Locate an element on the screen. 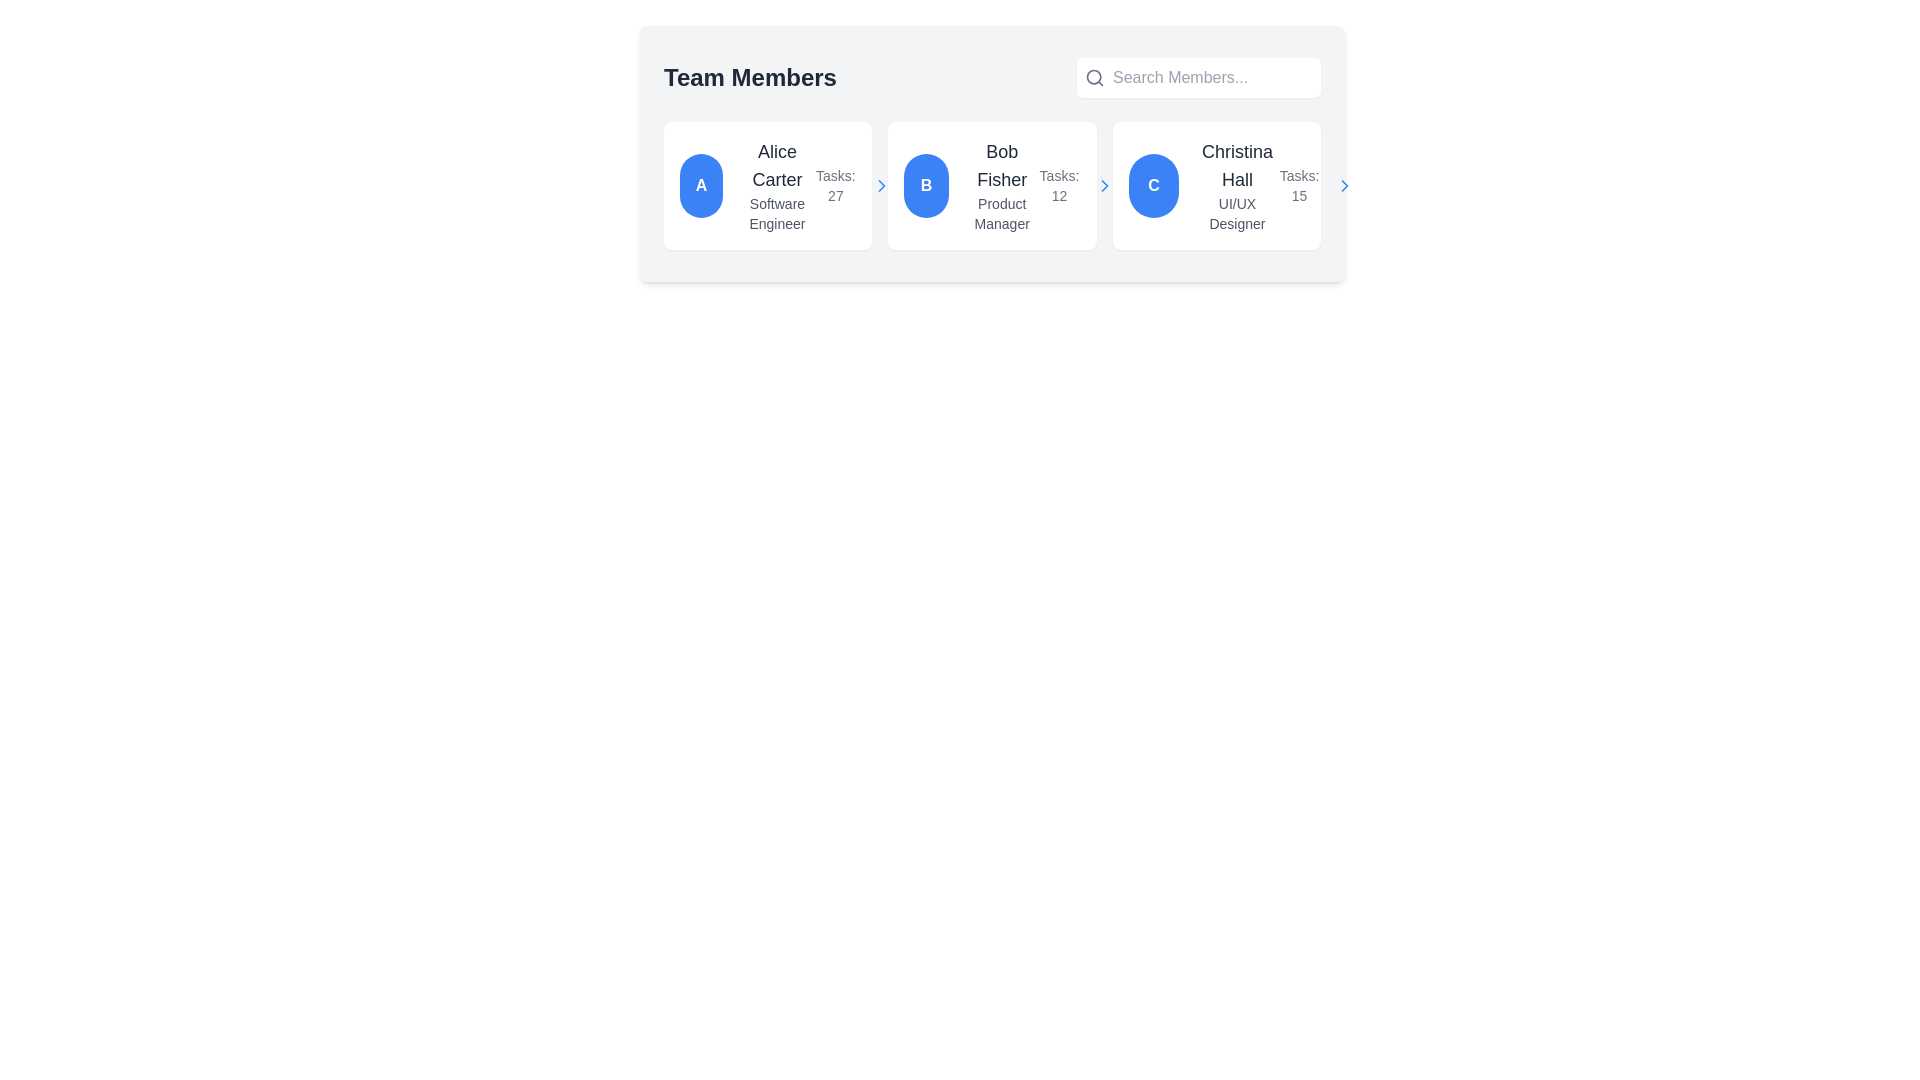 The height and width of the screenshot is (1080, 1920). a profile information card in the grid layout beneath the 'Team Members' header is located at coordinates (992, 185).